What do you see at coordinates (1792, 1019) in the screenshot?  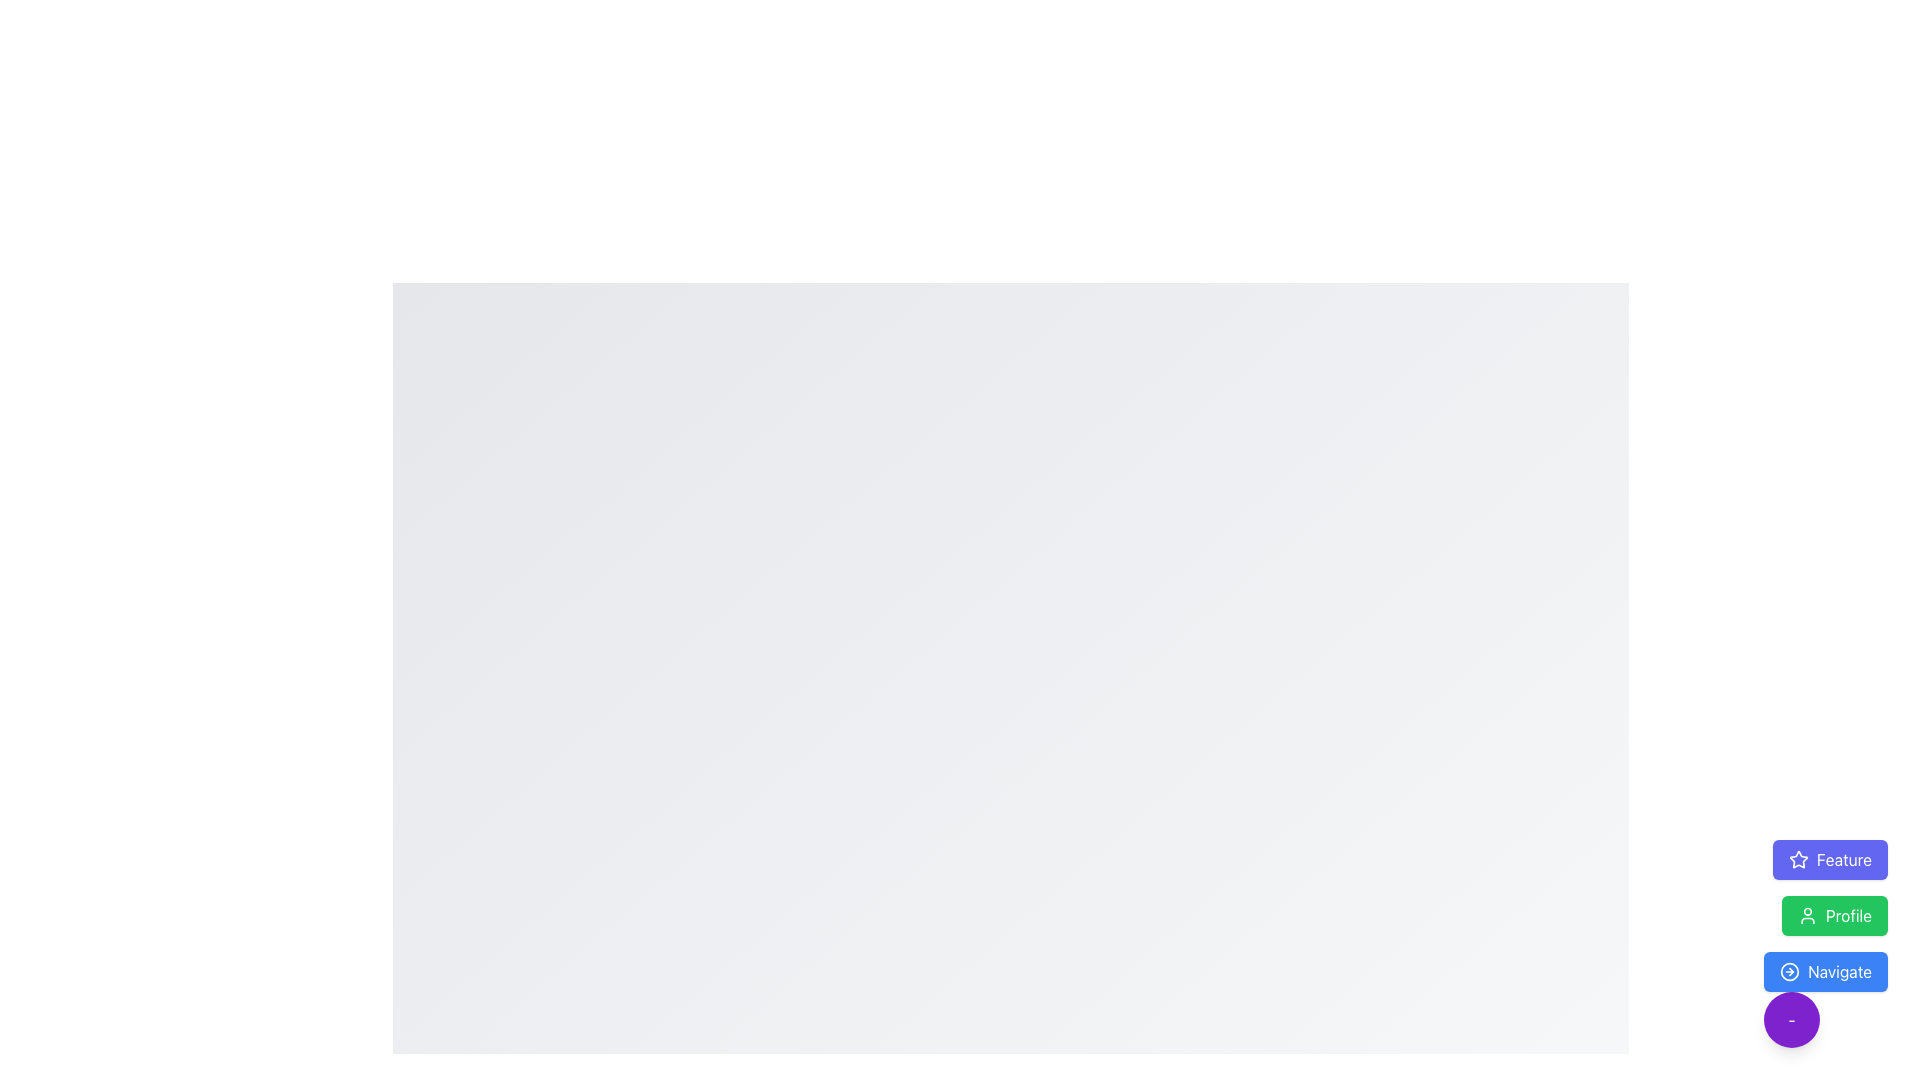 I see `the circular purple button with a white '-' symbol, located at the bottom of a vertical stack of buttons` at bounding box center [1792, 1019].